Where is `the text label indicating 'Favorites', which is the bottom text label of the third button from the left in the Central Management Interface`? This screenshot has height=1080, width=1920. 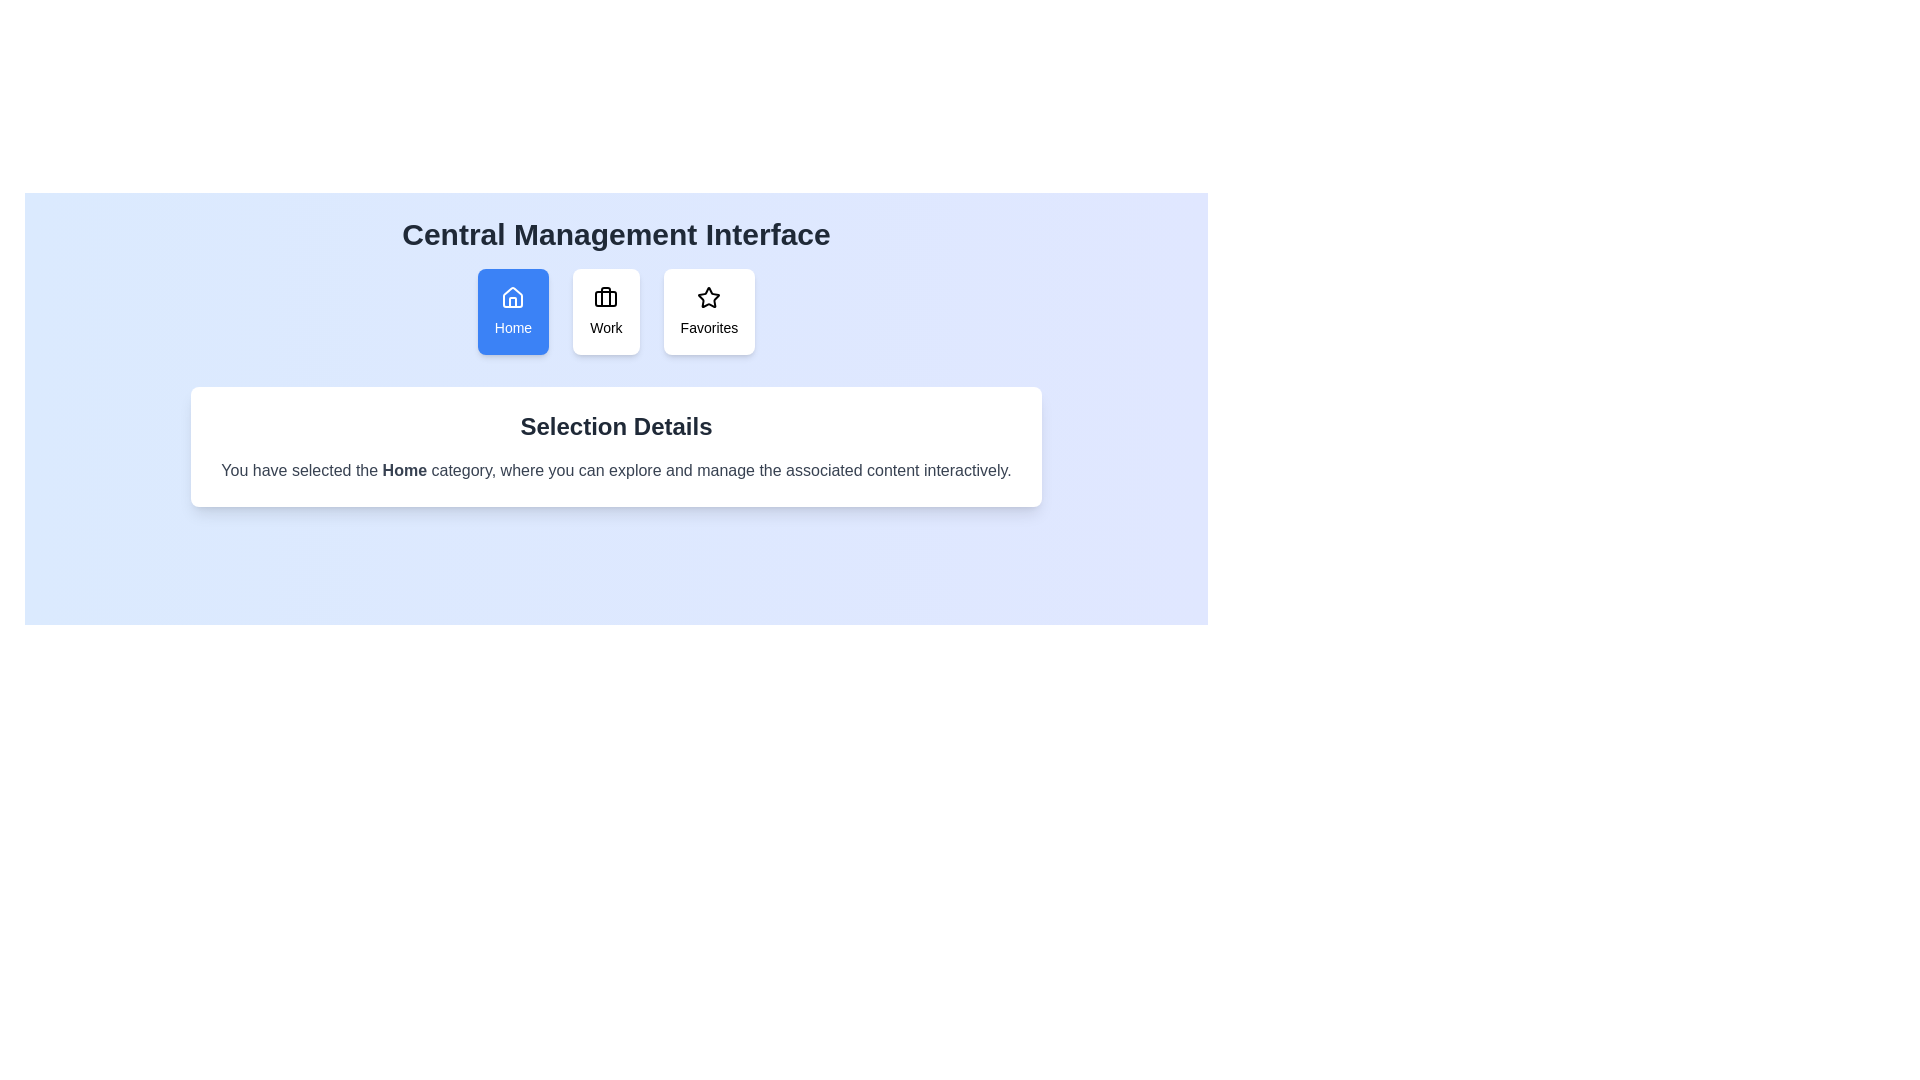 the text label indicating 'Favorites', which is the bottom text label of the third button from the left in the Central Management Interface is located at coordinates (709, 326).